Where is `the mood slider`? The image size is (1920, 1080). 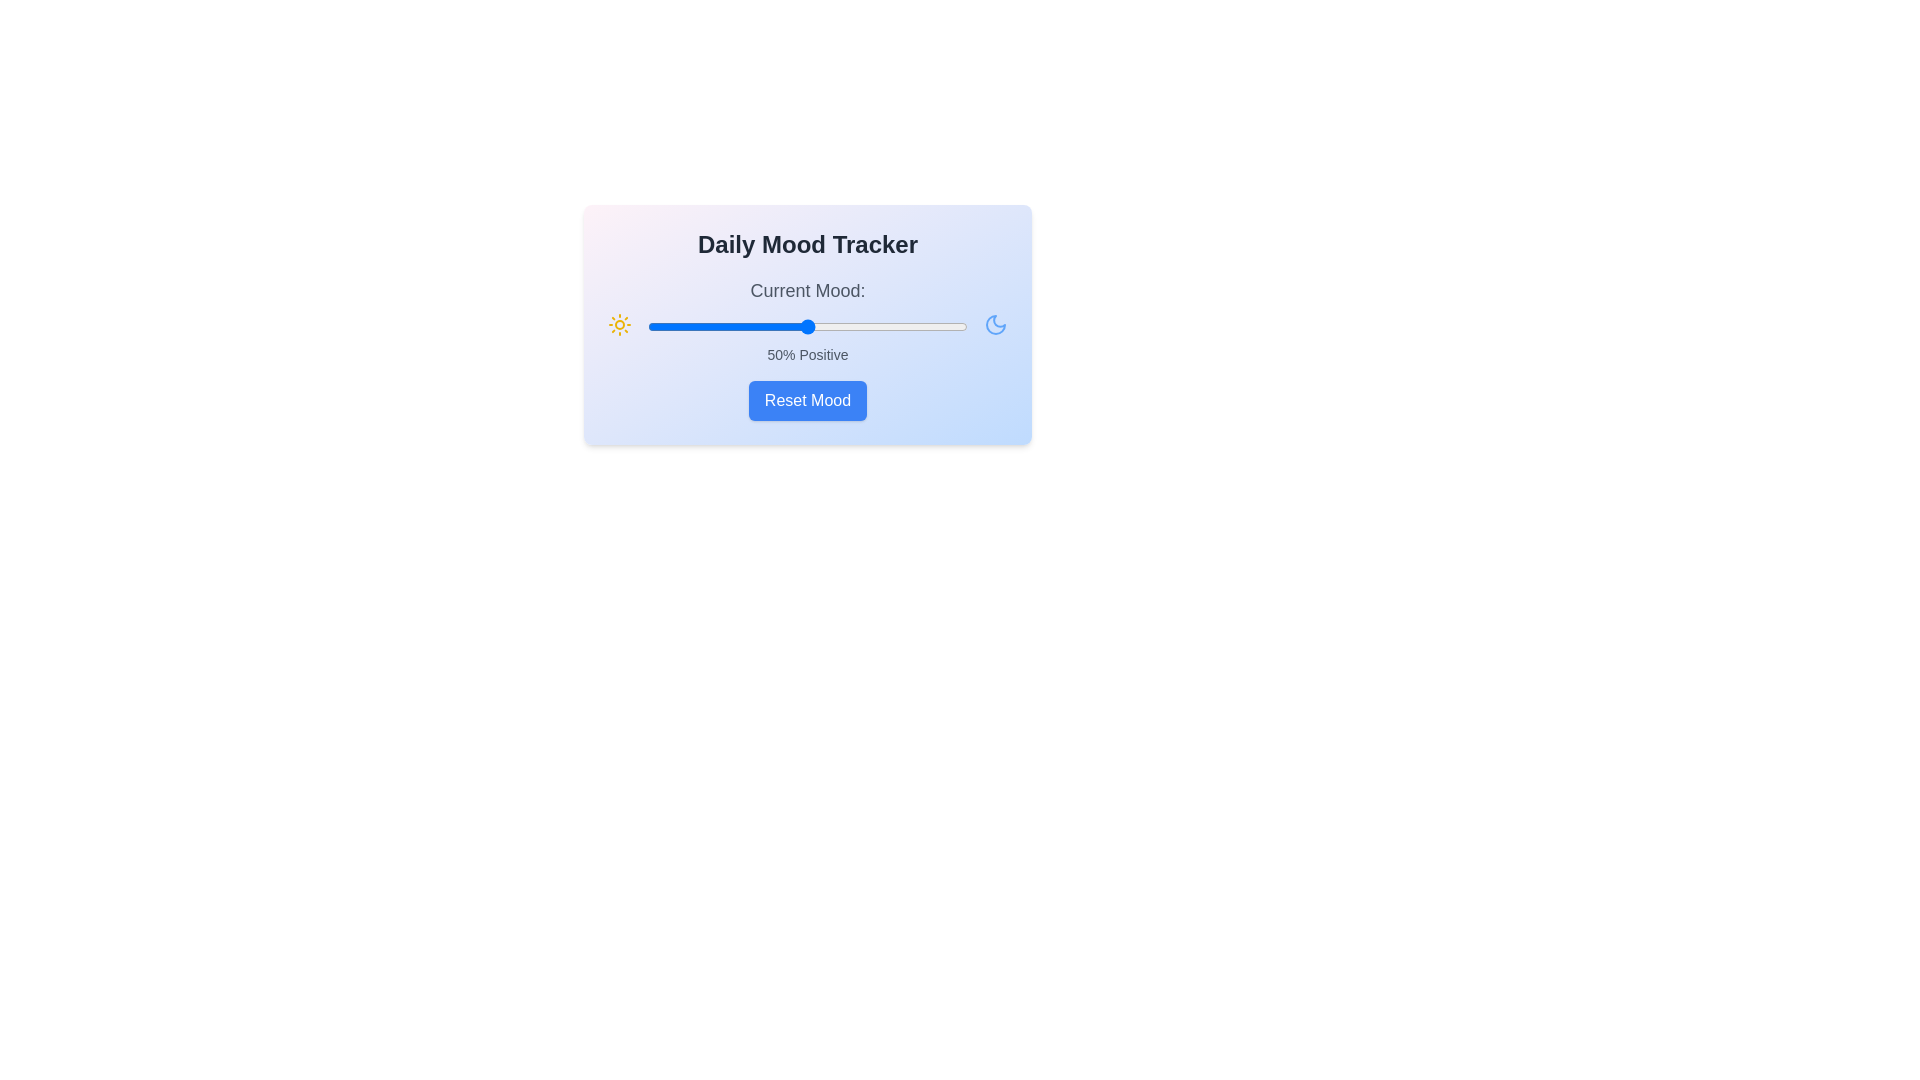
the mood slider is located at coordinates (692, 326).